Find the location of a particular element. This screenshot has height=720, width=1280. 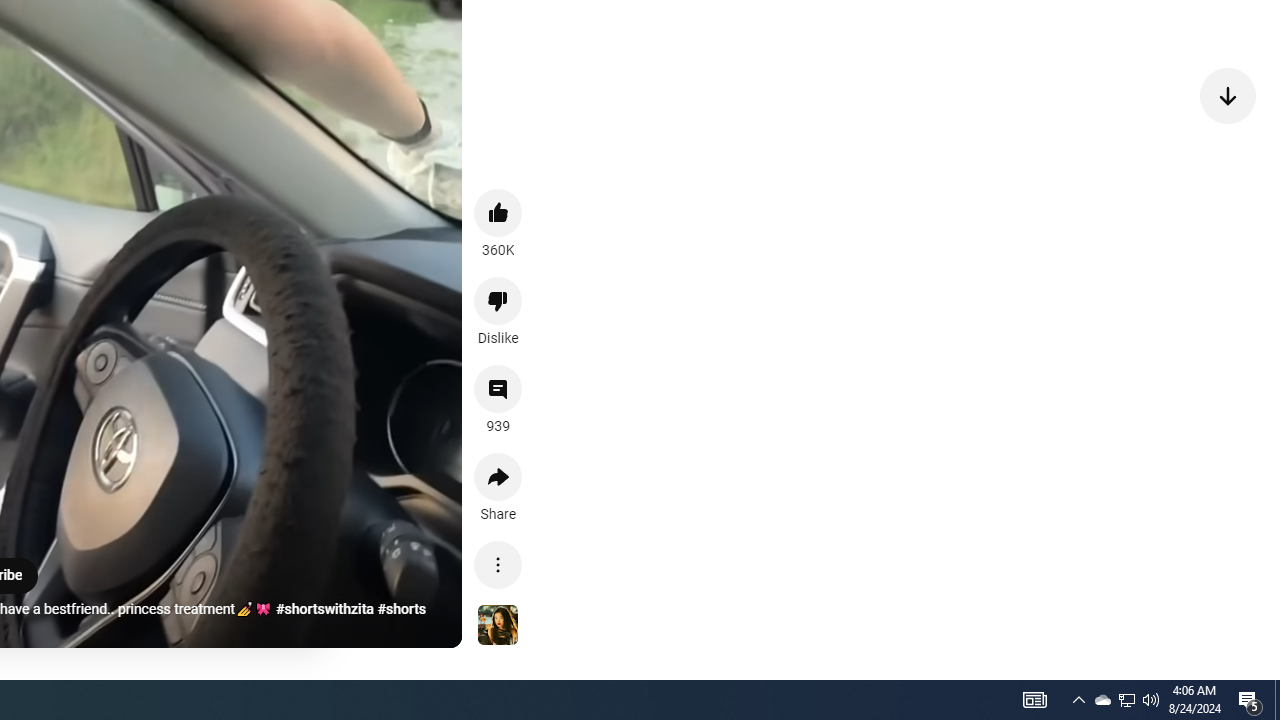

'like this video along with 360K other people' is located at coordinates (498, 212).